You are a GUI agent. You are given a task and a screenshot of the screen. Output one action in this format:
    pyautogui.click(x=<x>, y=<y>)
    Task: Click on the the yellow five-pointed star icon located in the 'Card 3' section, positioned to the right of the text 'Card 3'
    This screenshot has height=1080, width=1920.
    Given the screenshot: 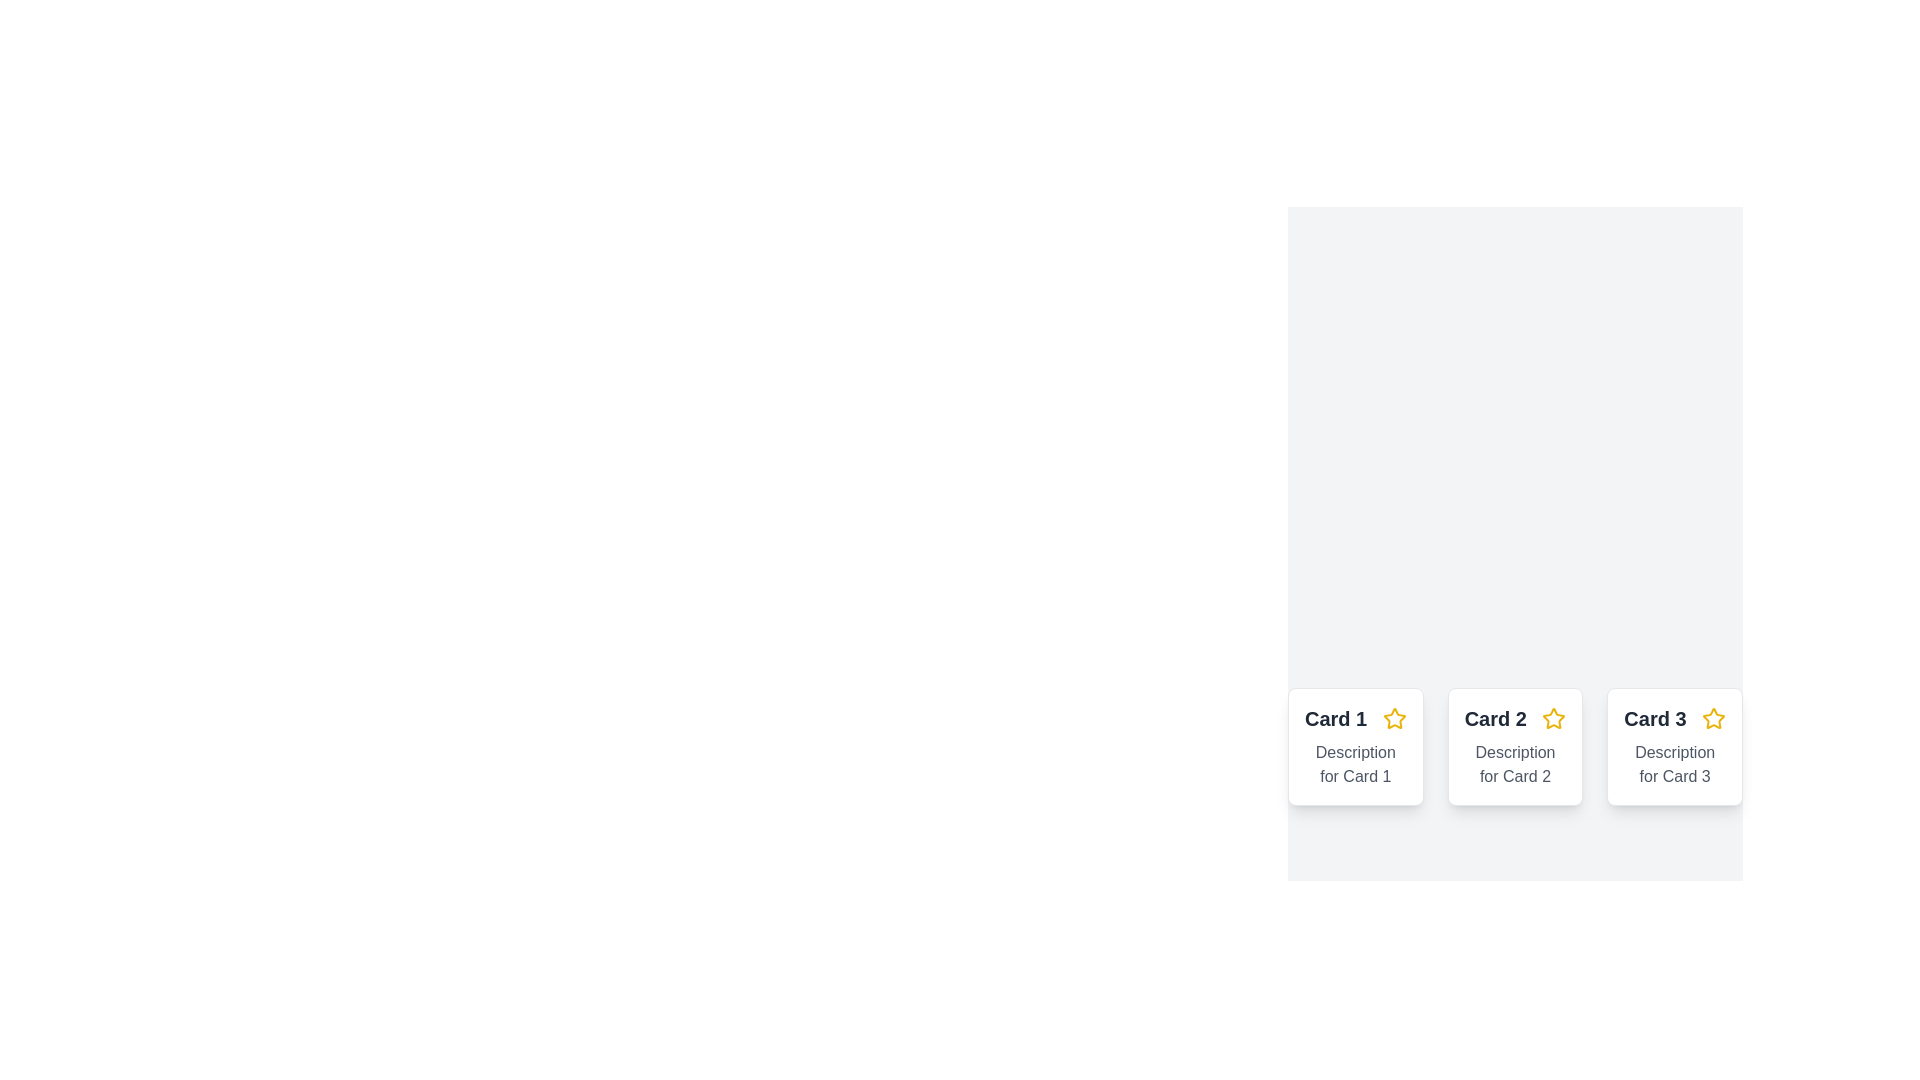 What is the action you would take?
    pyautogui.click(x=1712, y=717)
    